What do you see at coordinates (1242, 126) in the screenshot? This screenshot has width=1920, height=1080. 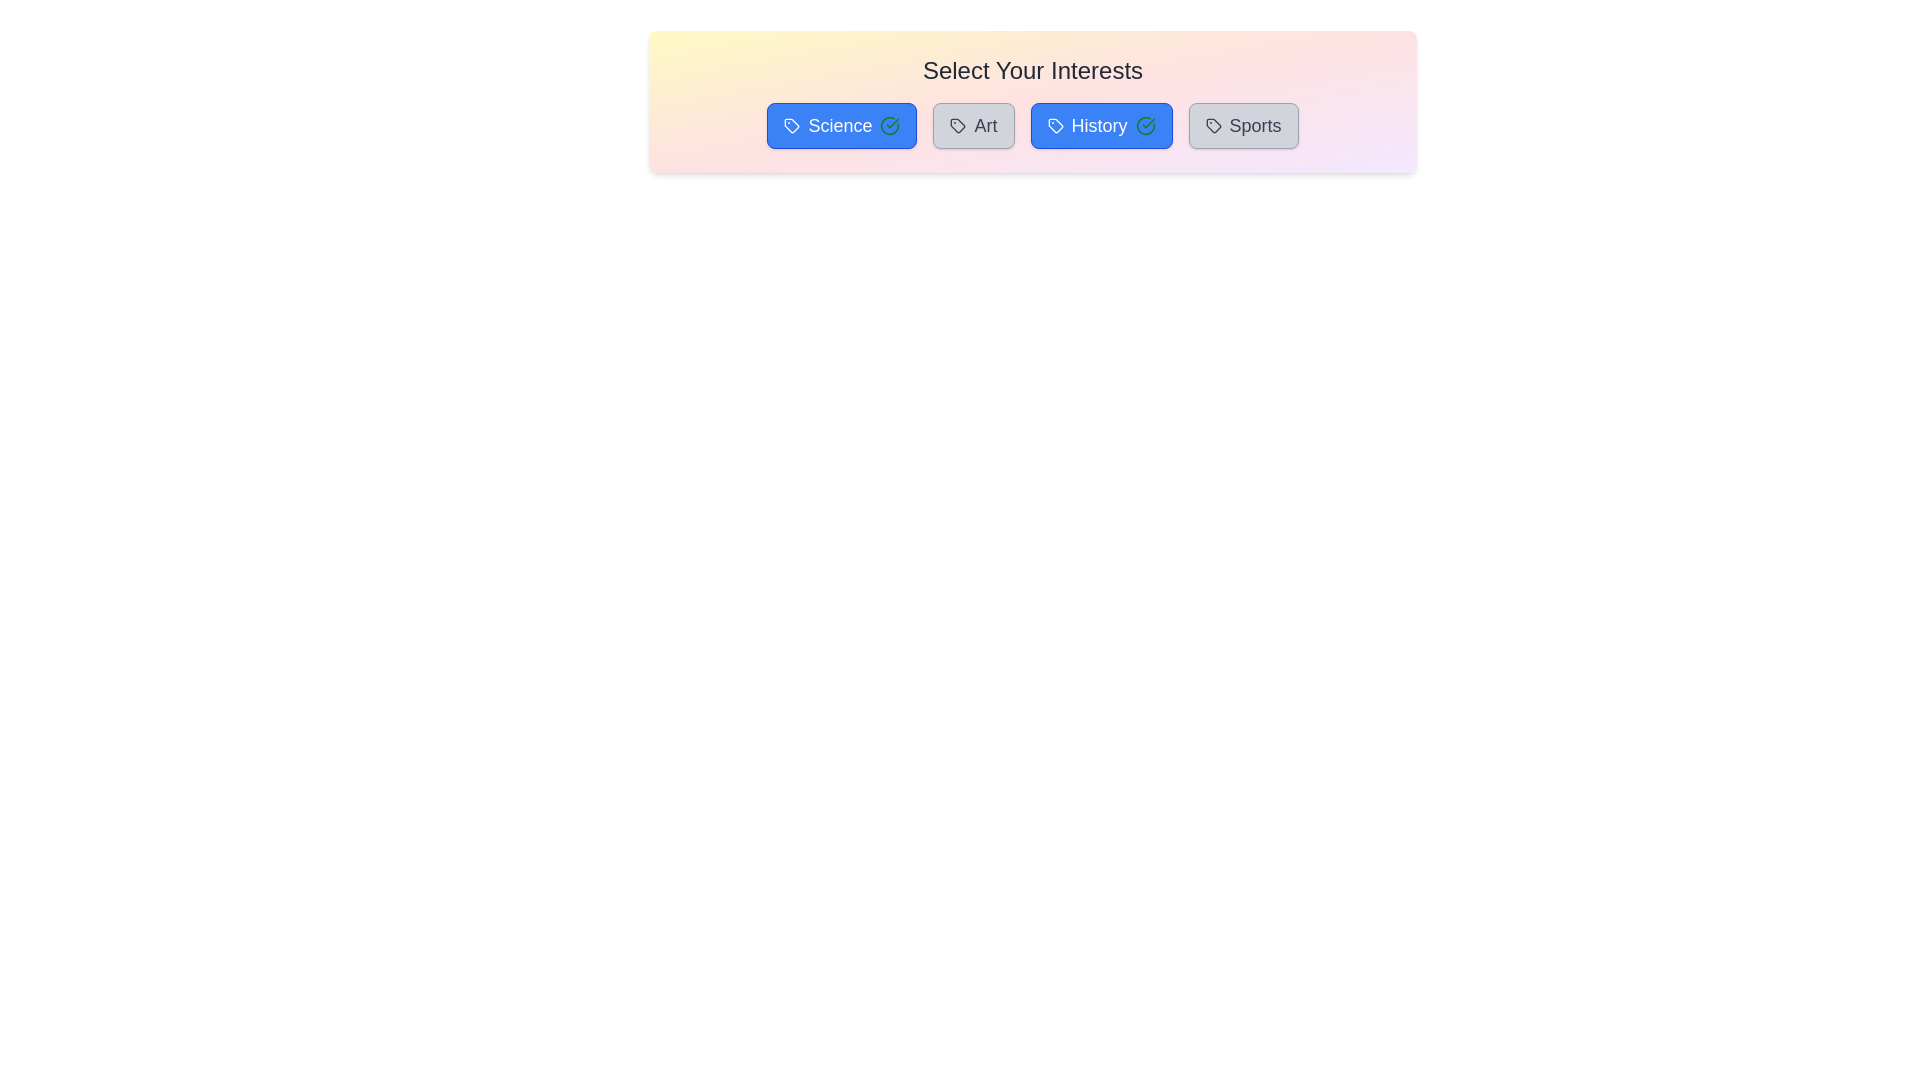 I see `the tag Sports` at bounding box center [1242, 126].